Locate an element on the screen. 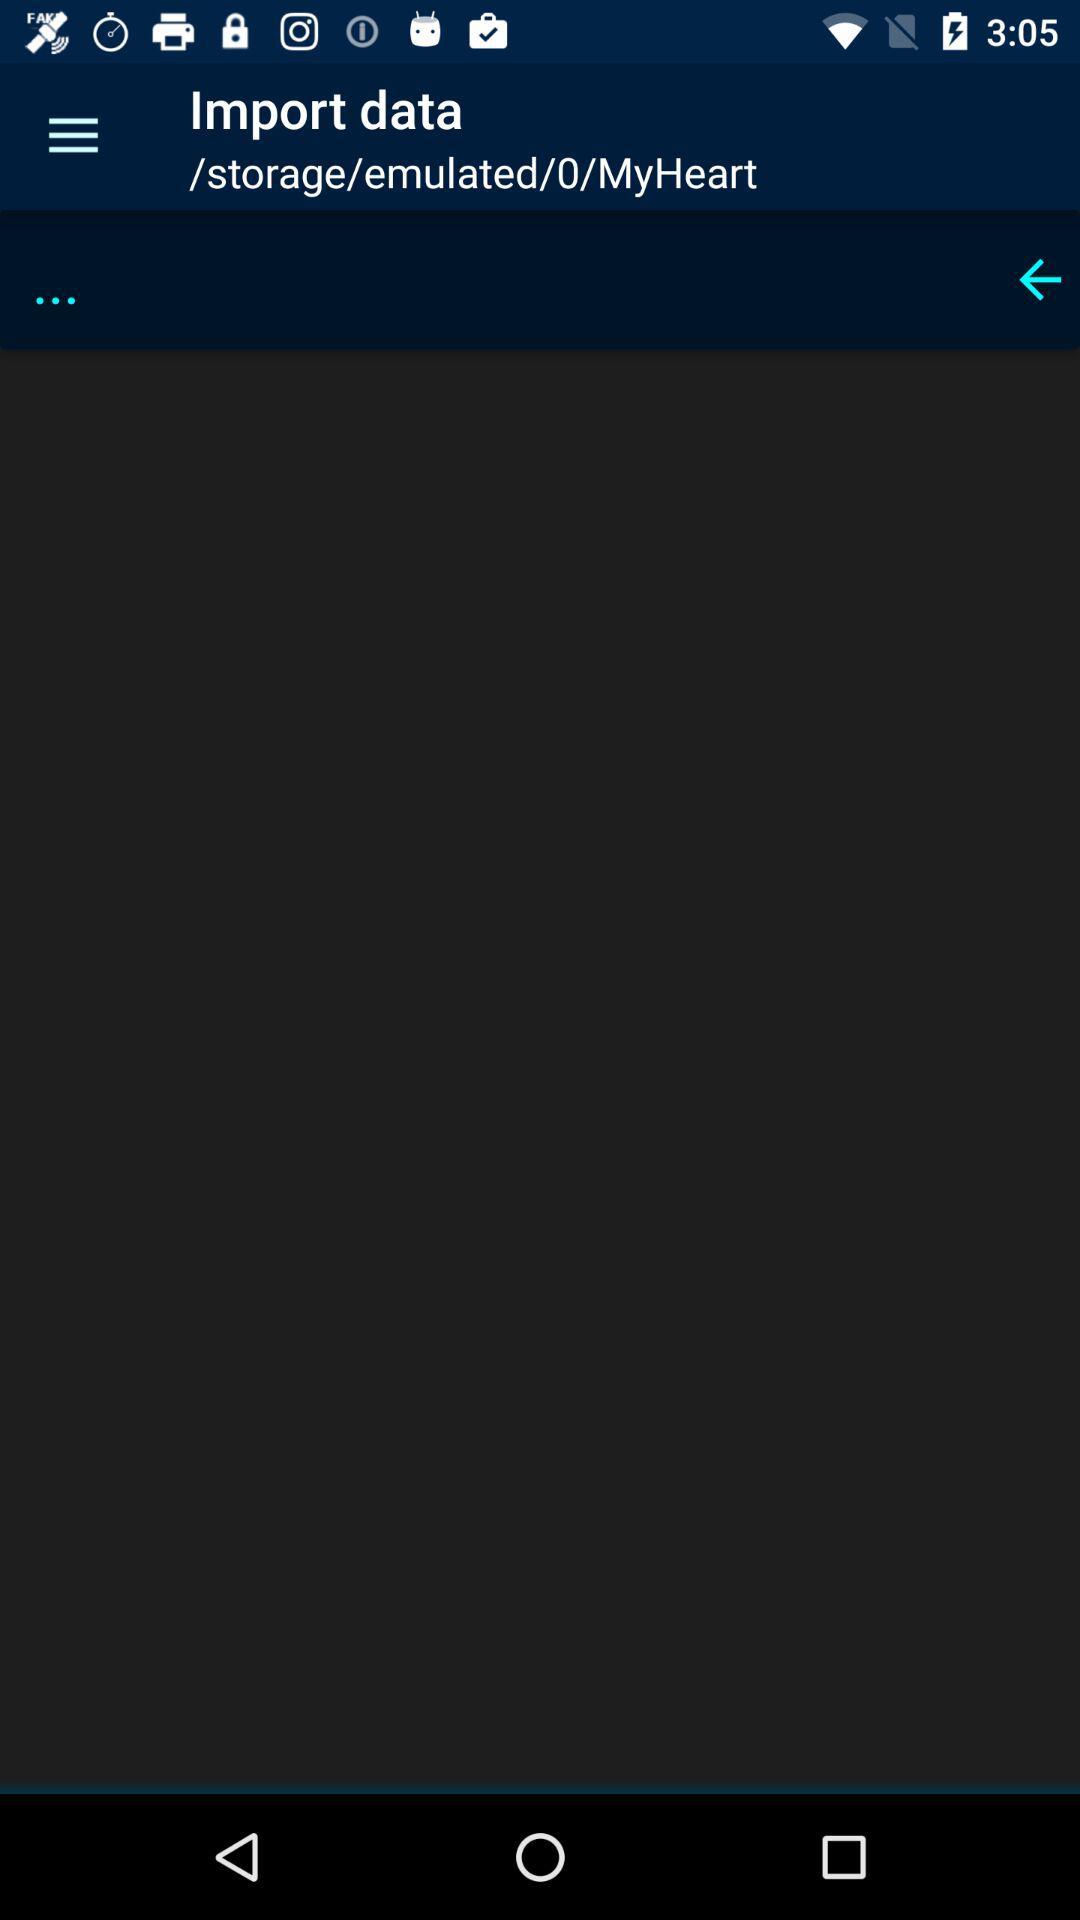 This screenshot has width=1080, height=1920. the icon next to import data is located at coordinates (72, 135).